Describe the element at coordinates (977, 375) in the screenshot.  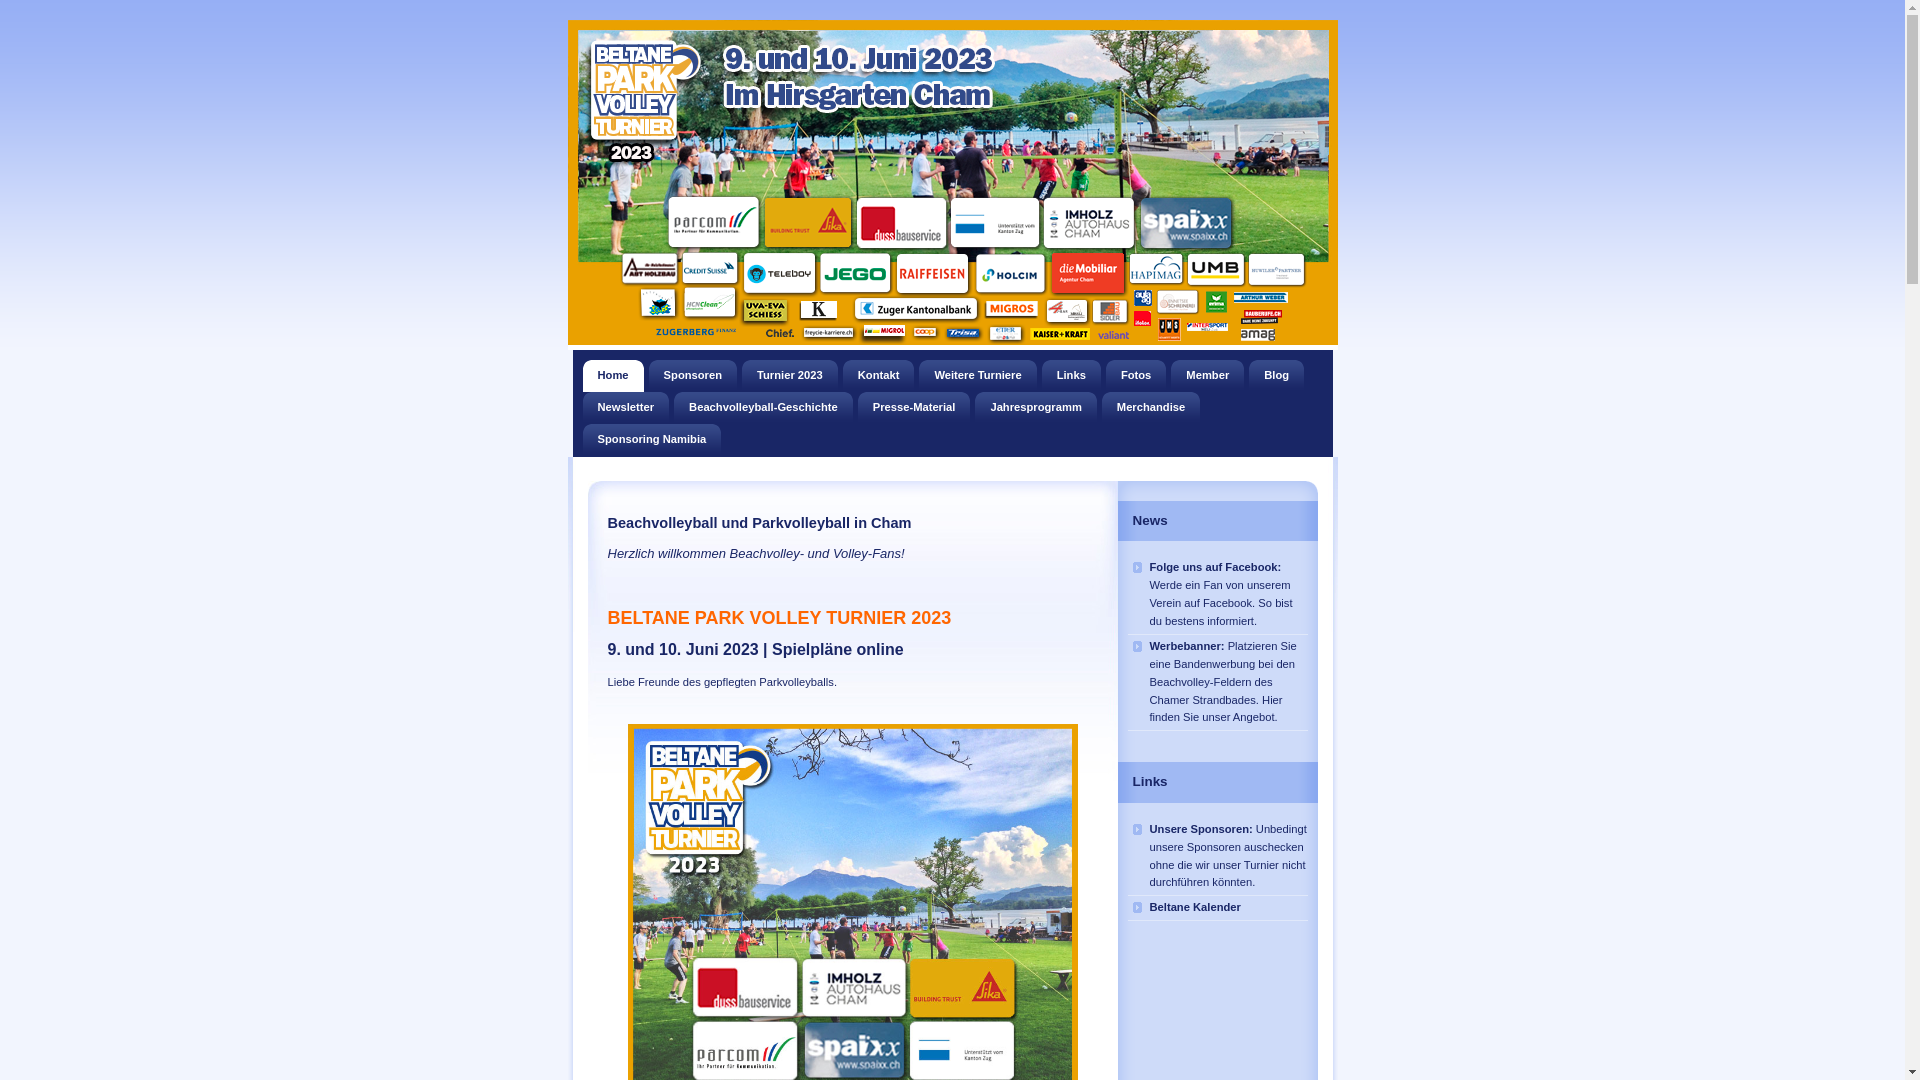
I see `'Weitere Turniere` at that location.